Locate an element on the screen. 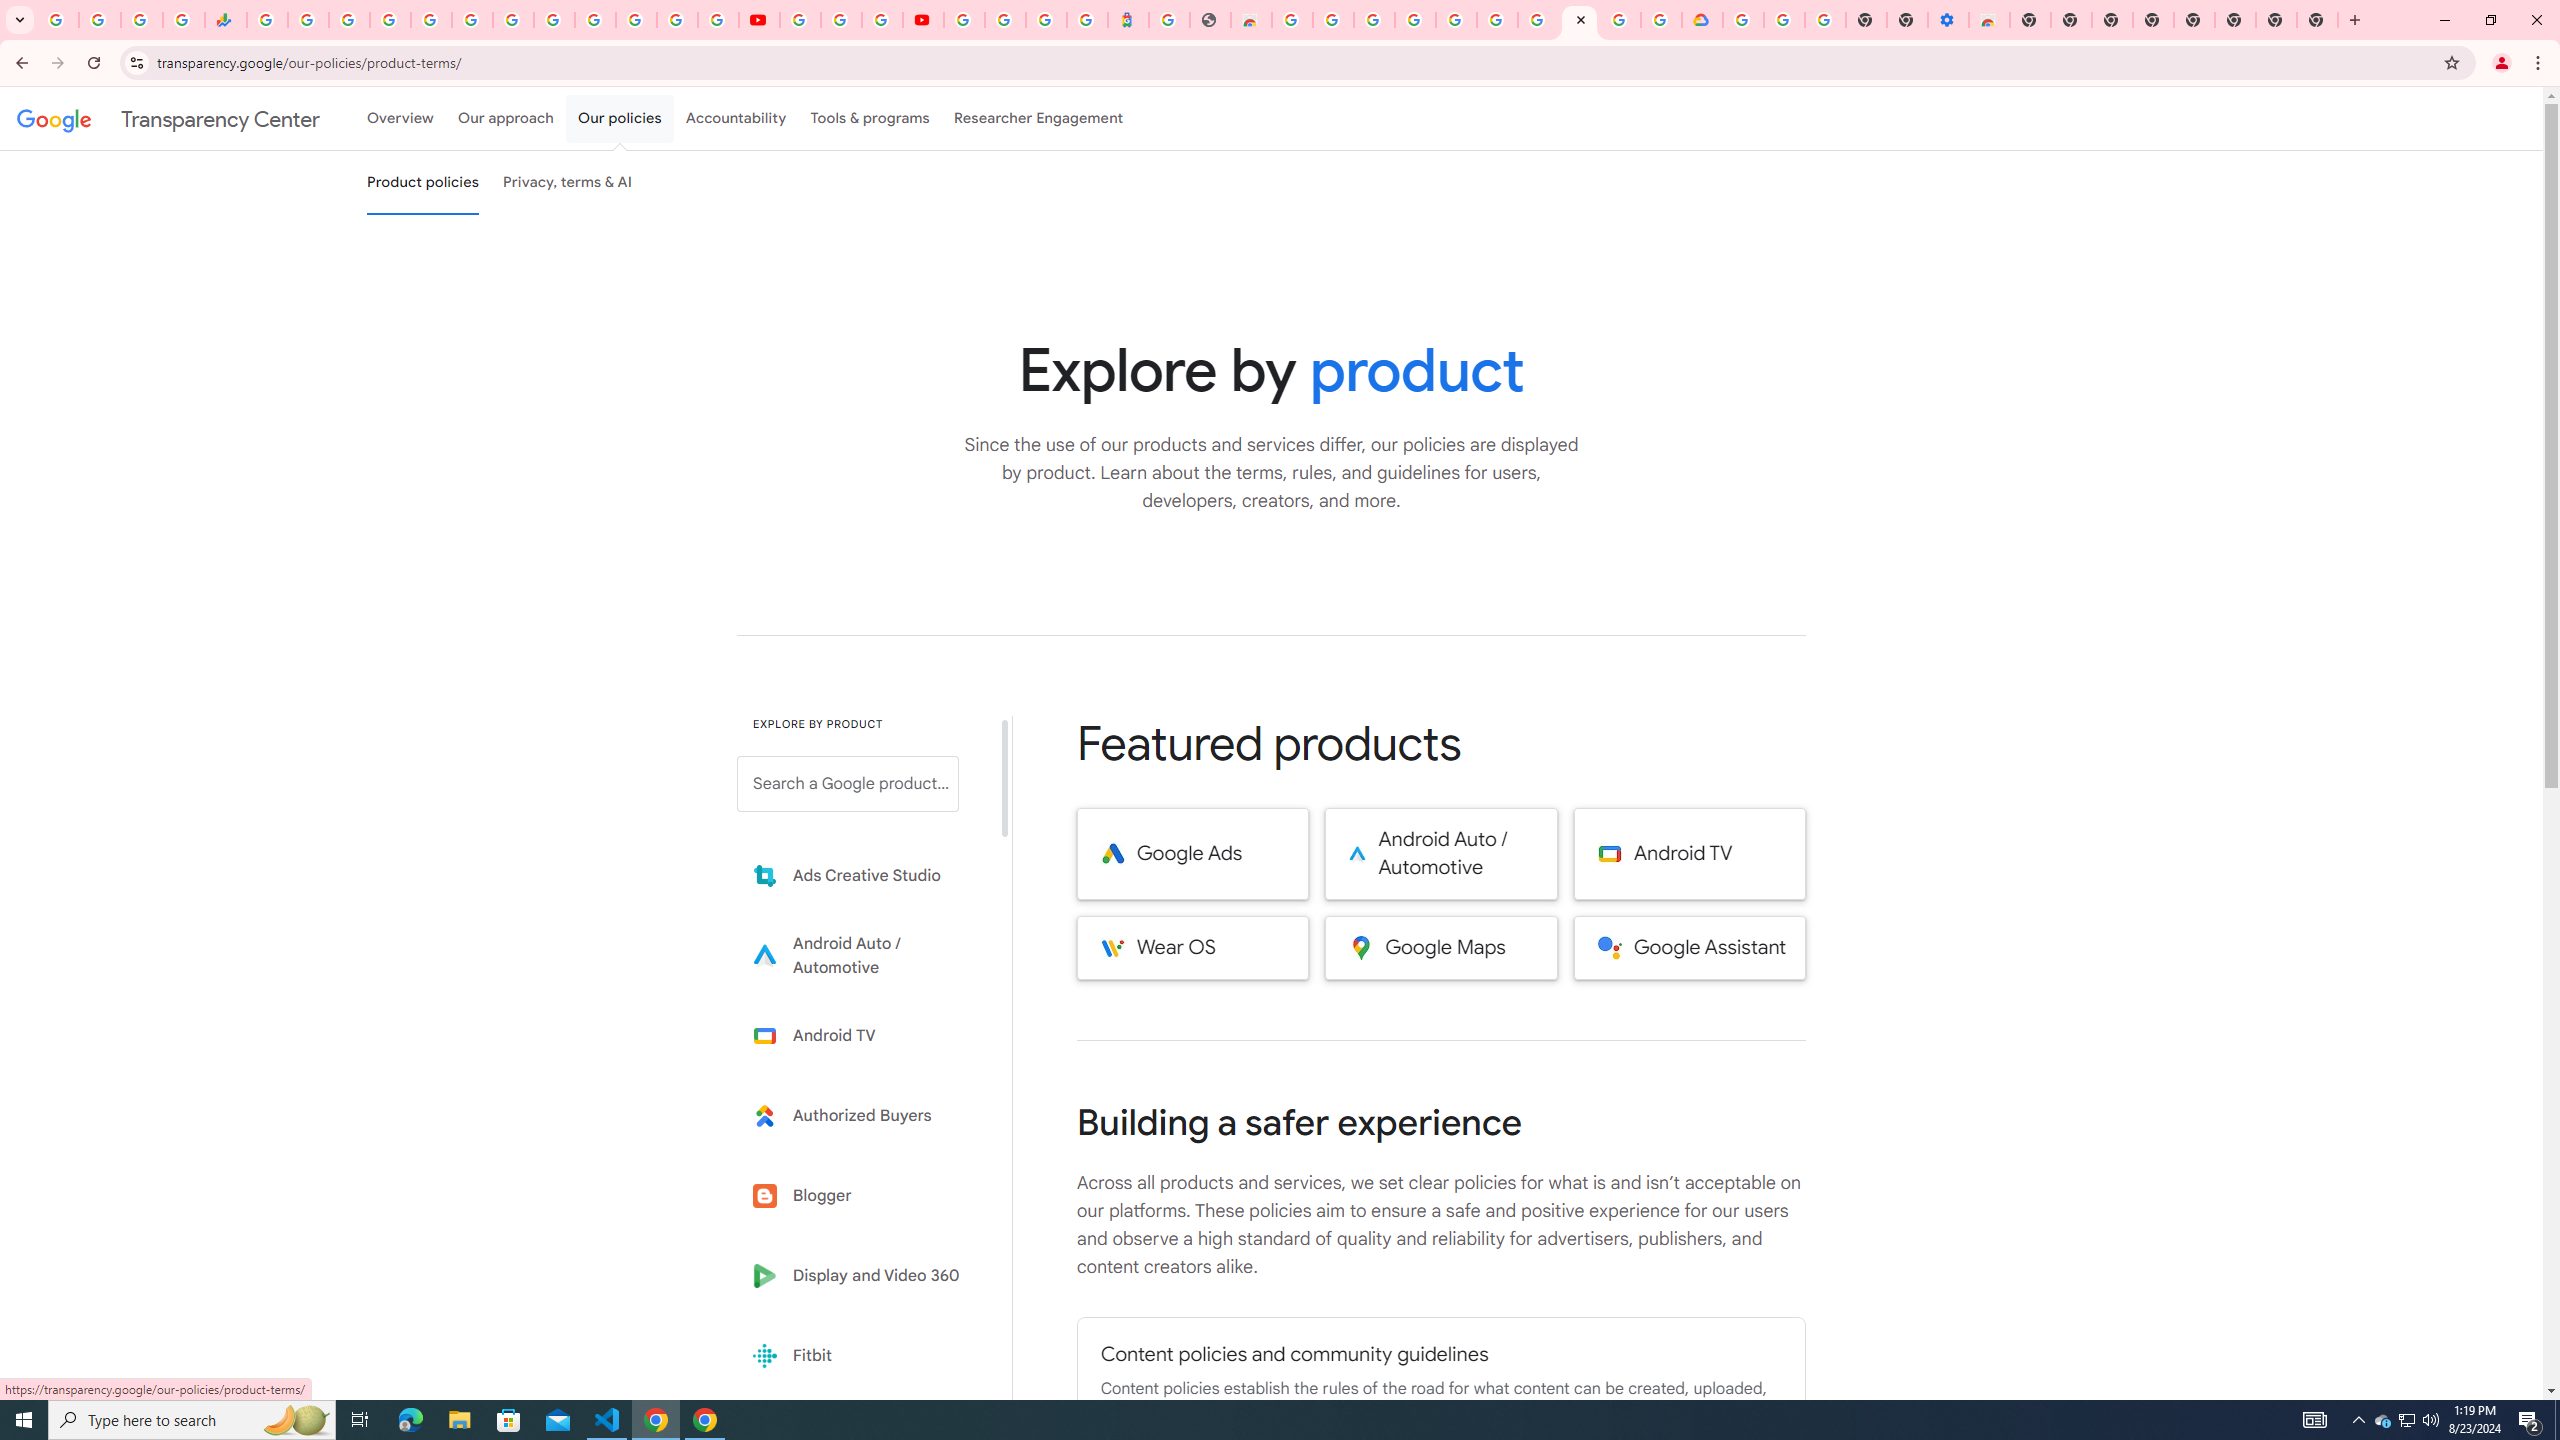  'Researcher Engagement' is located at coordinates (1039, 118).